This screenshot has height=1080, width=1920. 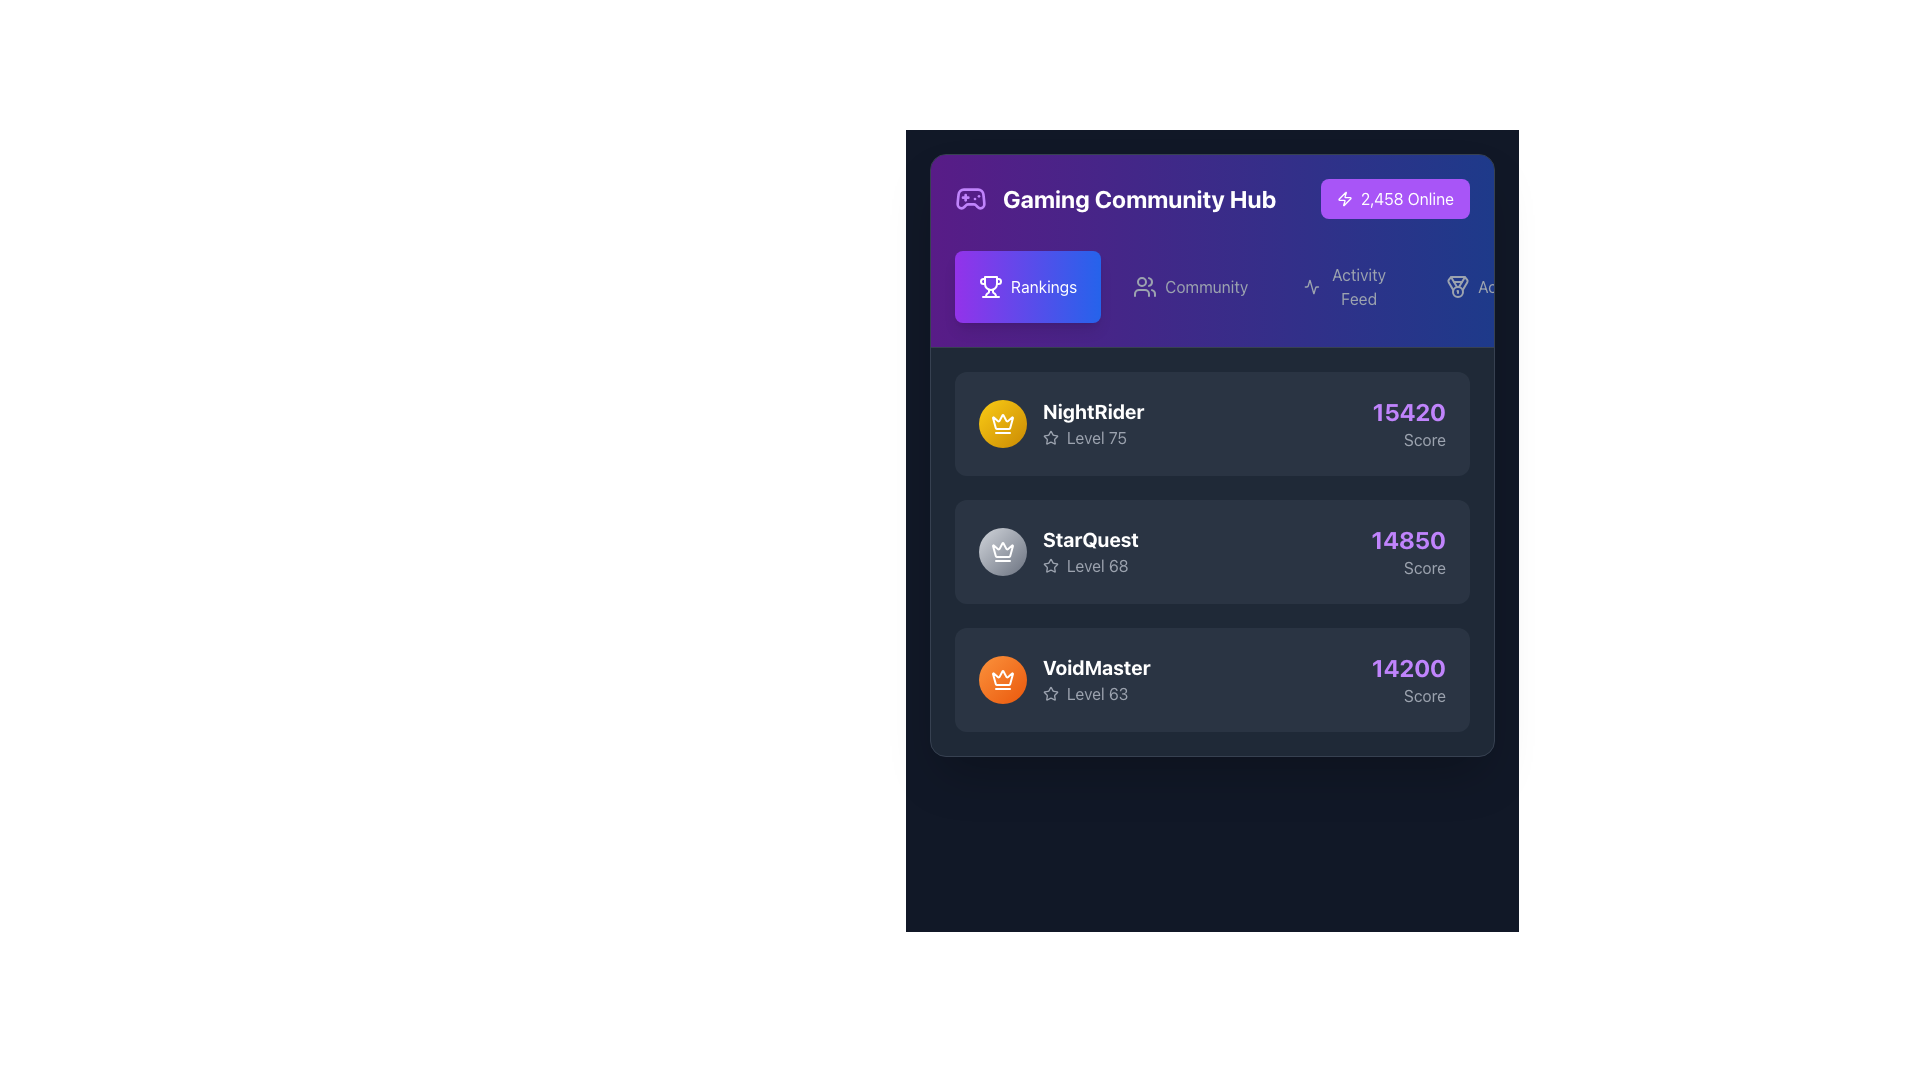 What do you see at coordinates (1003, 678) in the screenshot?
I see `the crown icon, which is positioned inside a rounded background with a gradient orange tone, located below the 'Rankings' header` at bounding box center [1003, 678].